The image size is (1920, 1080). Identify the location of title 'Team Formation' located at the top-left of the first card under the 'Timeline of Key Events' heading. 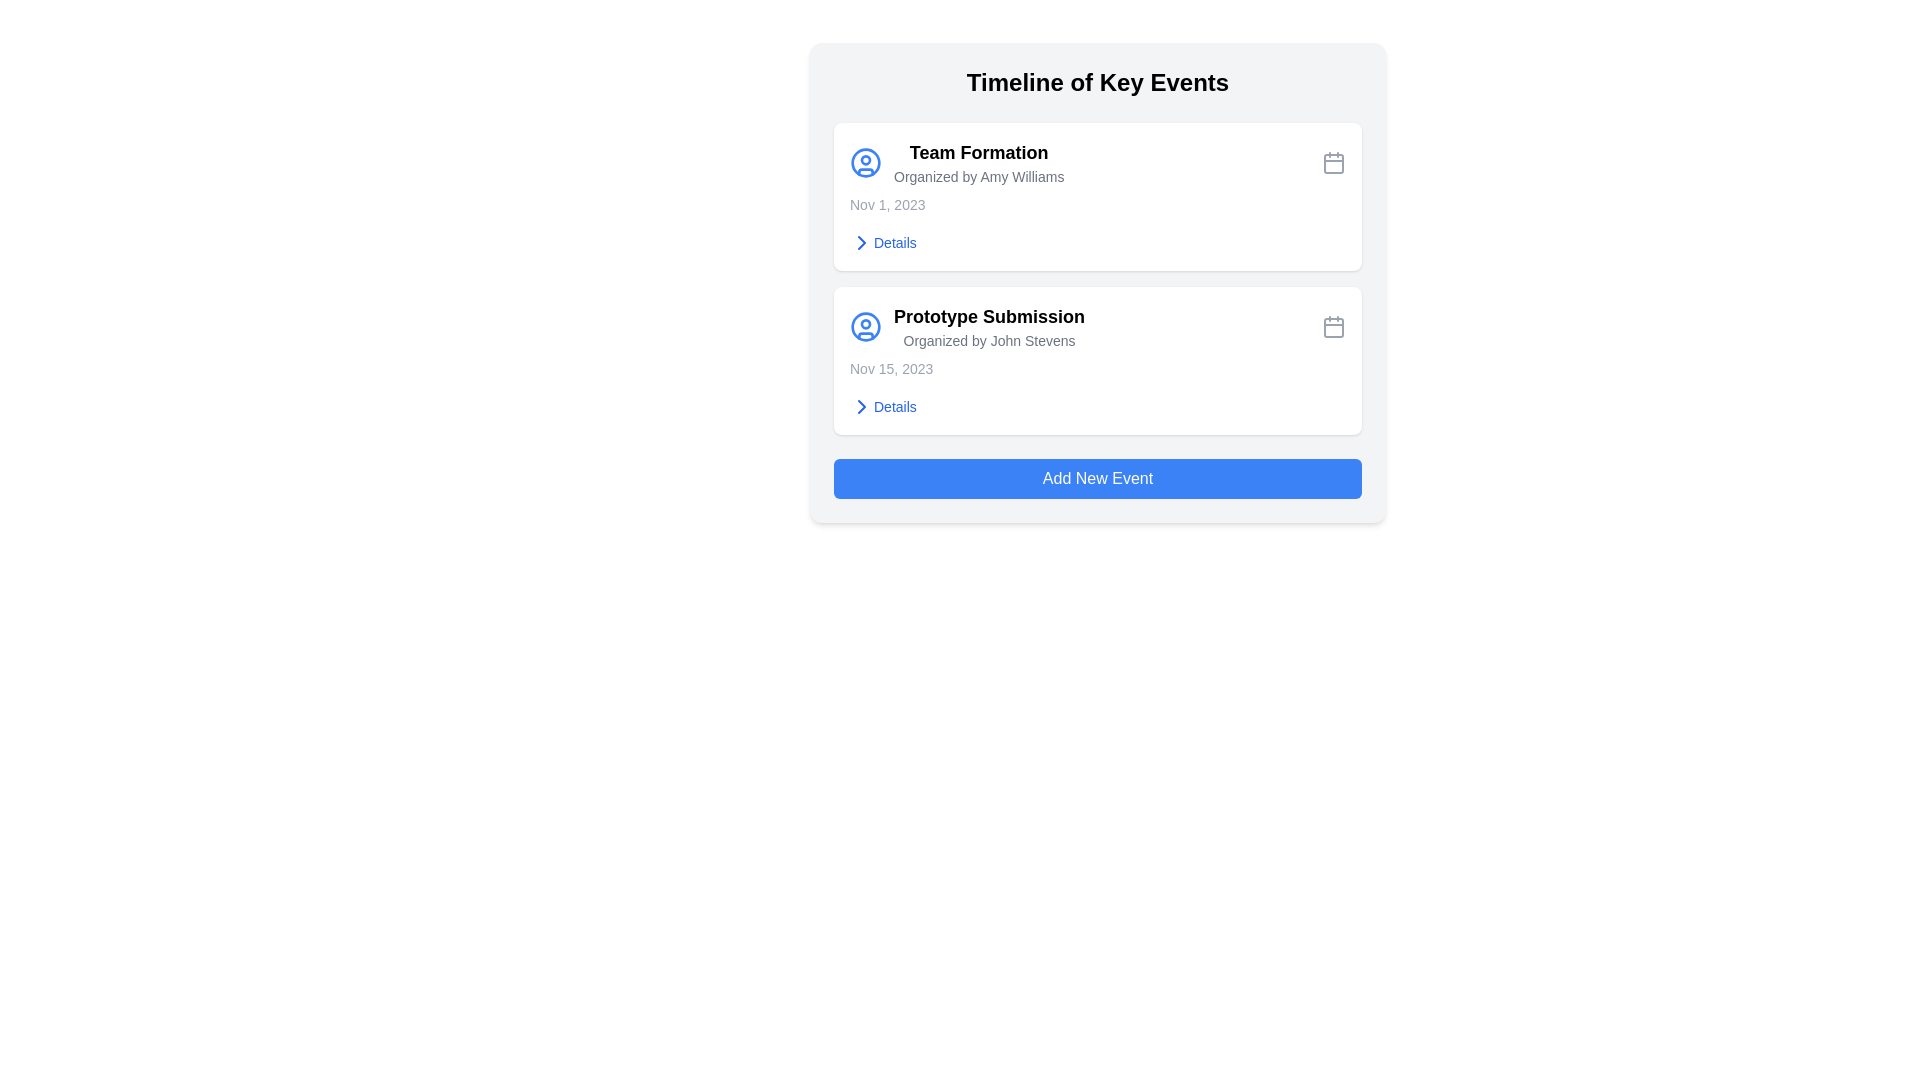
(979, 152).